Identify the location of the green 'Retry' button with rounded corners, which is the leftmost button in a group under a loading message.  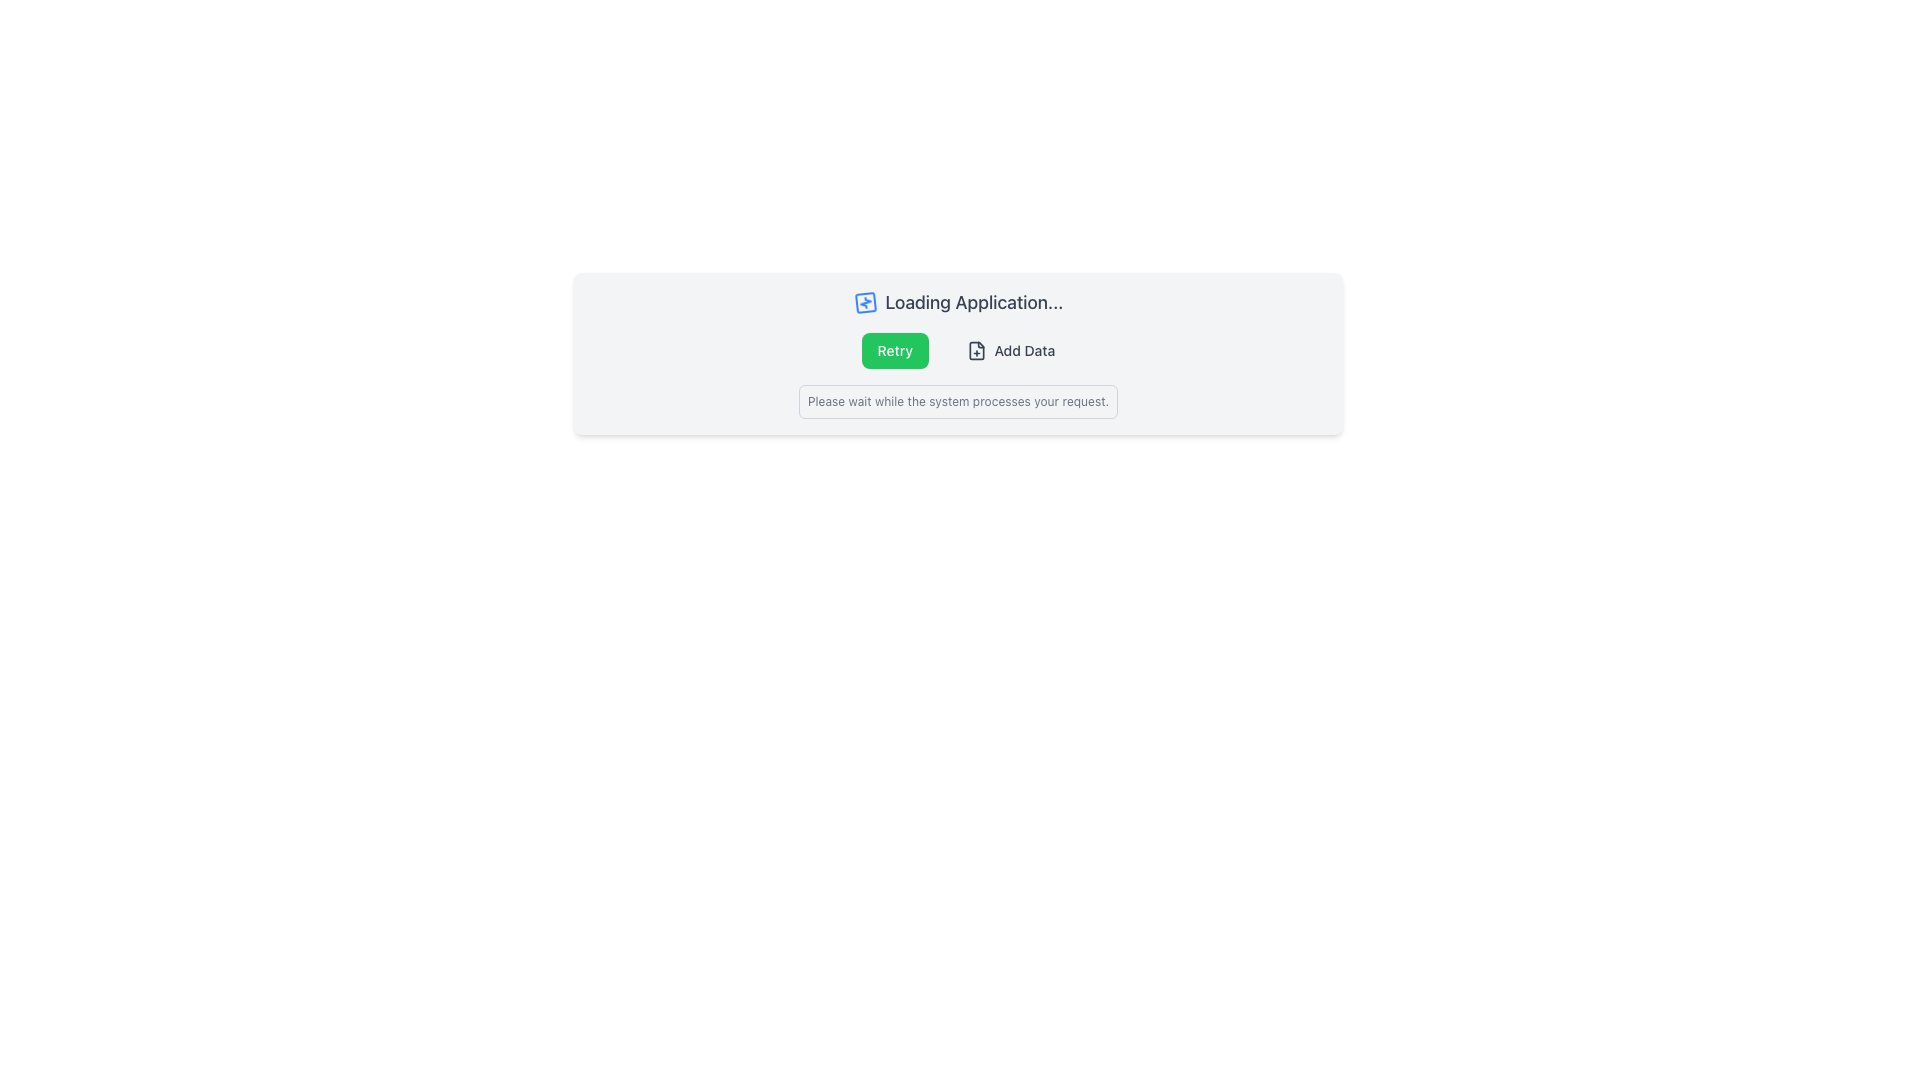
(894, 350).